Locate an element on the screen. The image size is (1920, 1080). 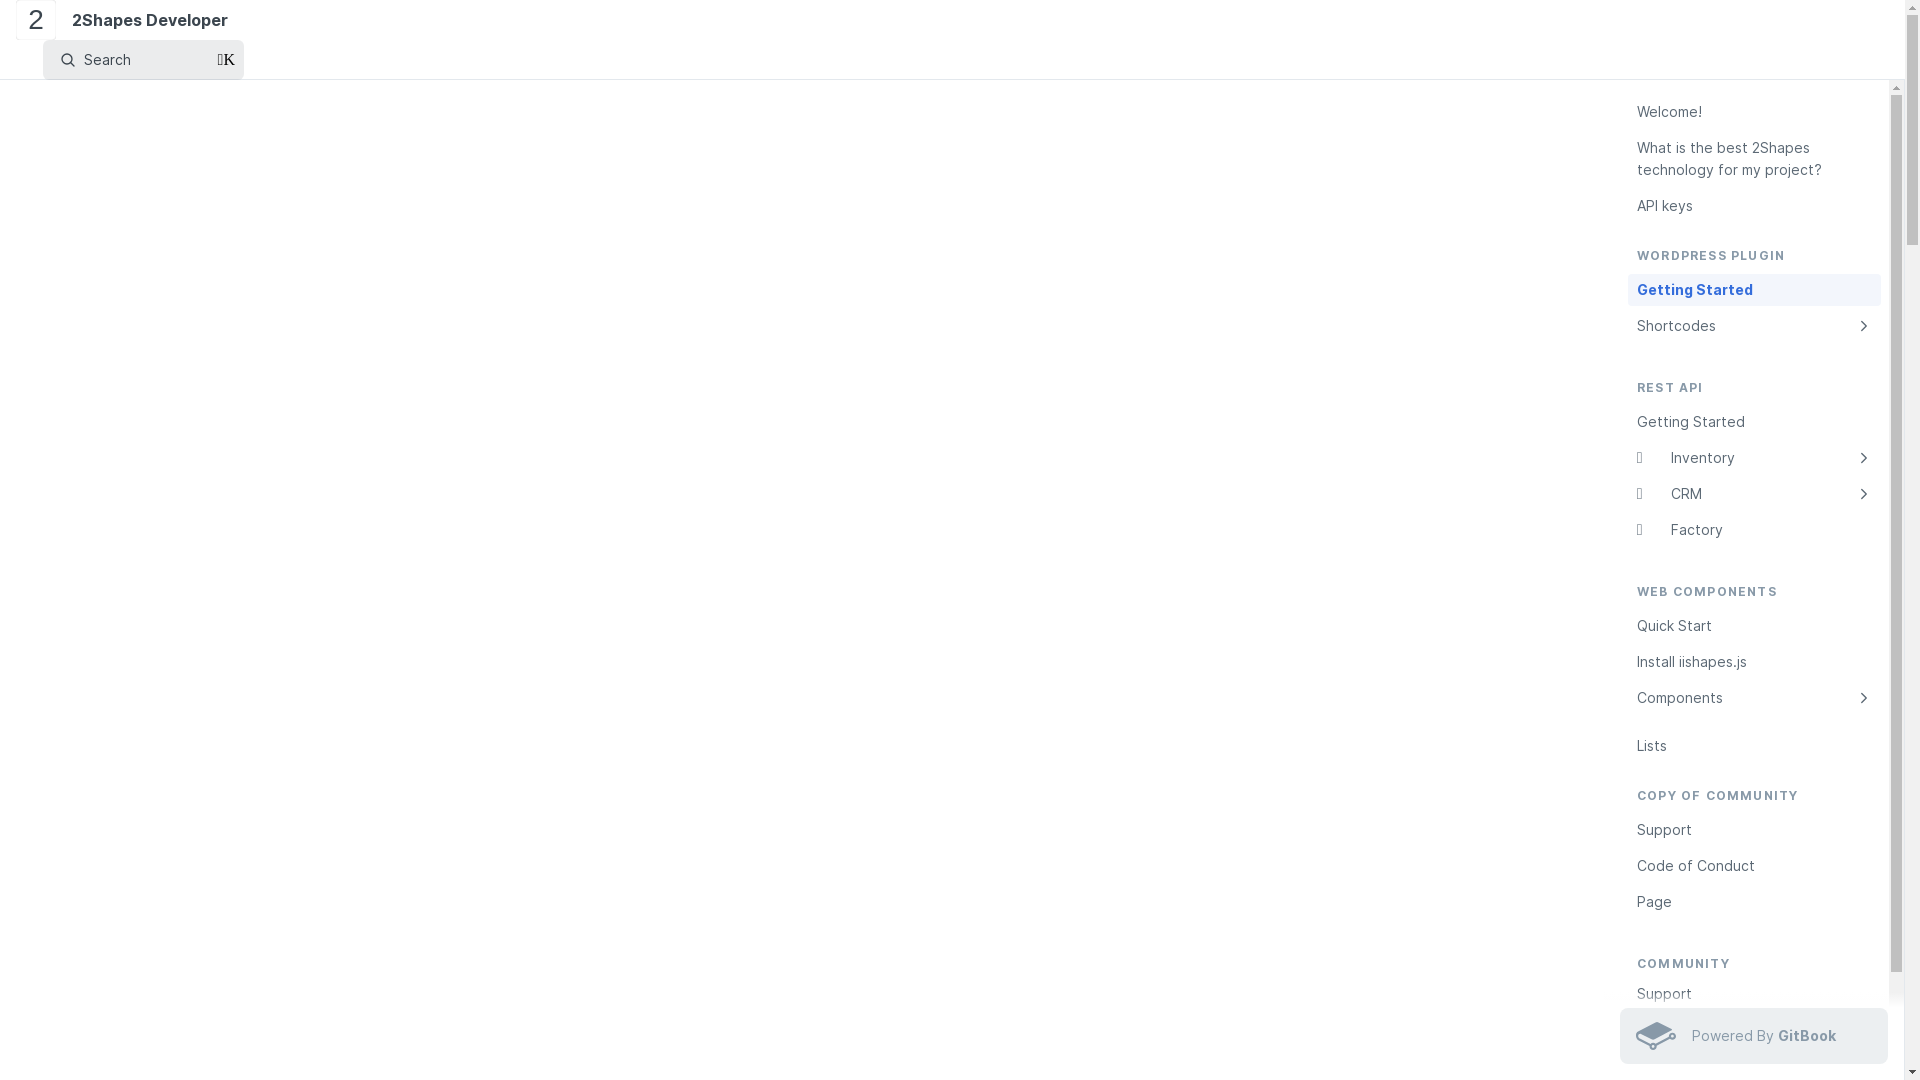
'Components' is located at coordinates (1627, 697).